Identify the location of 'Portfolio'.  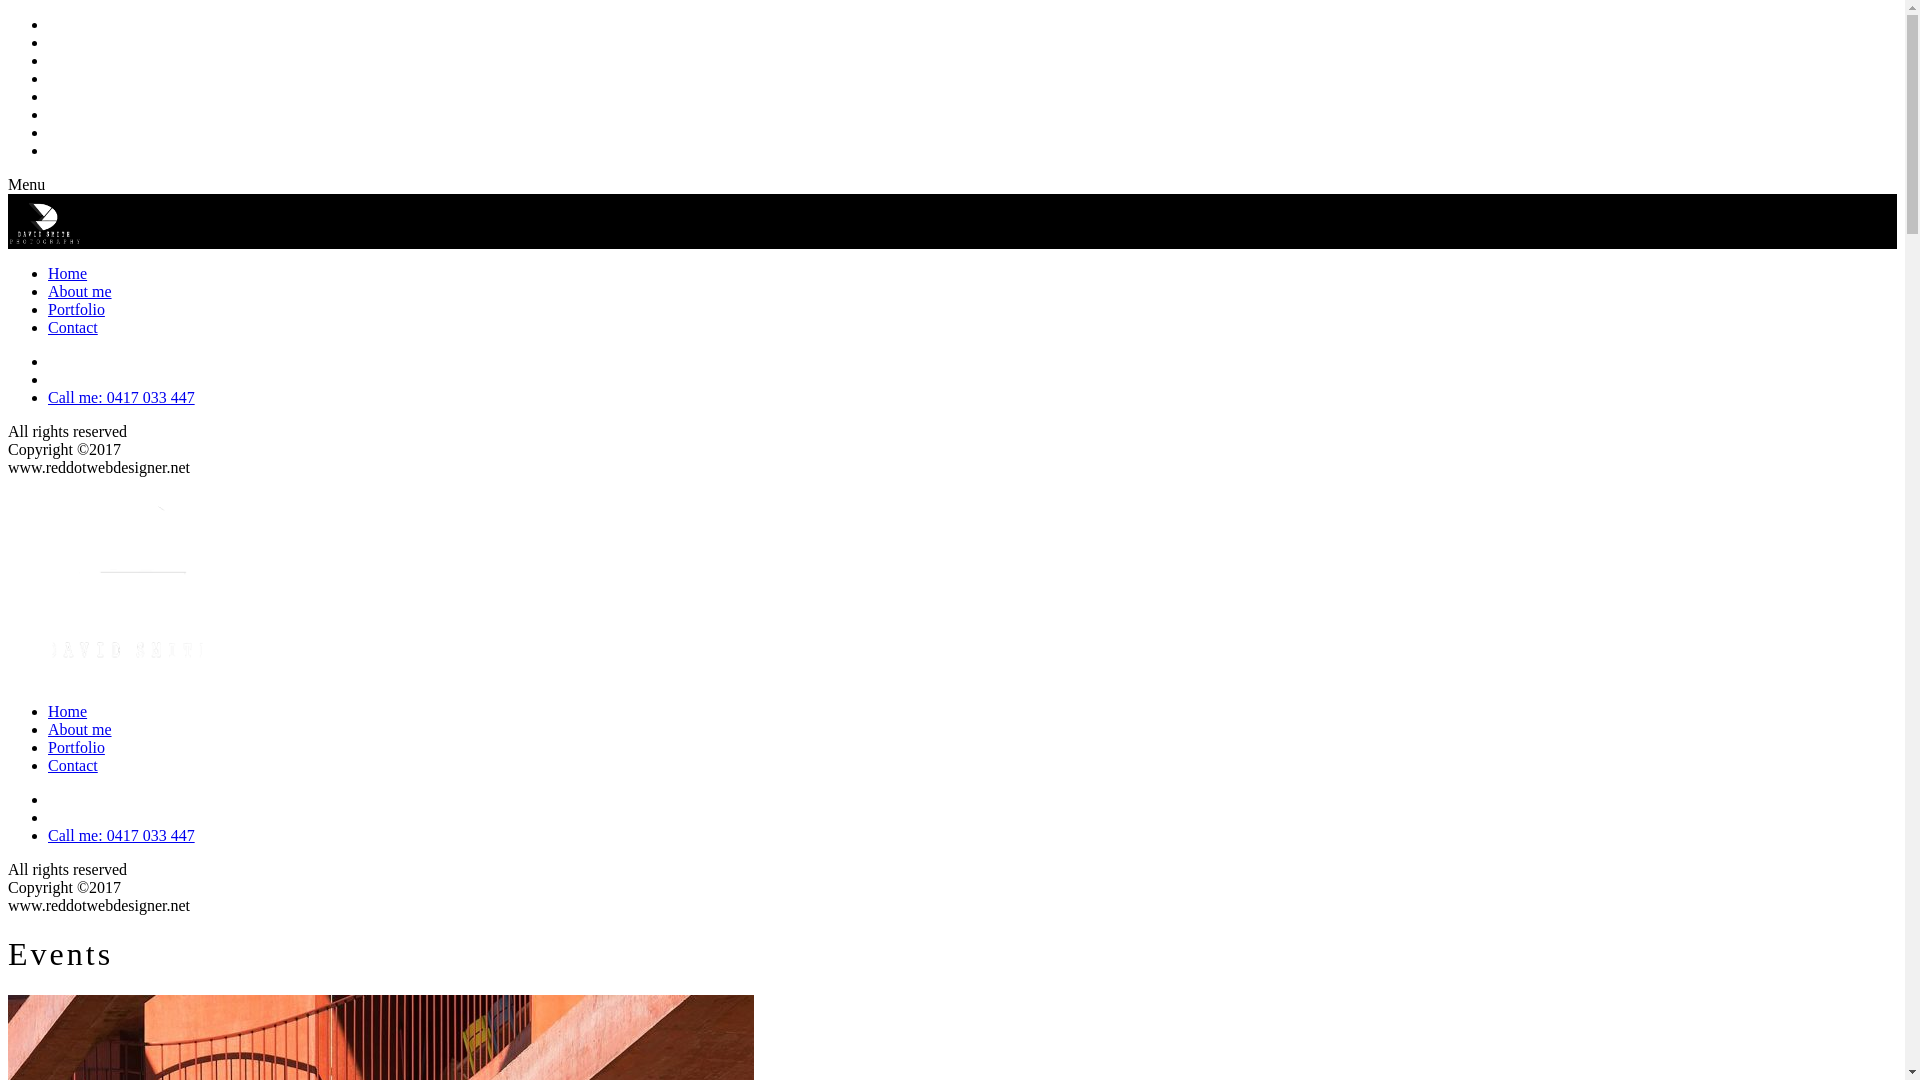
(76, 309).